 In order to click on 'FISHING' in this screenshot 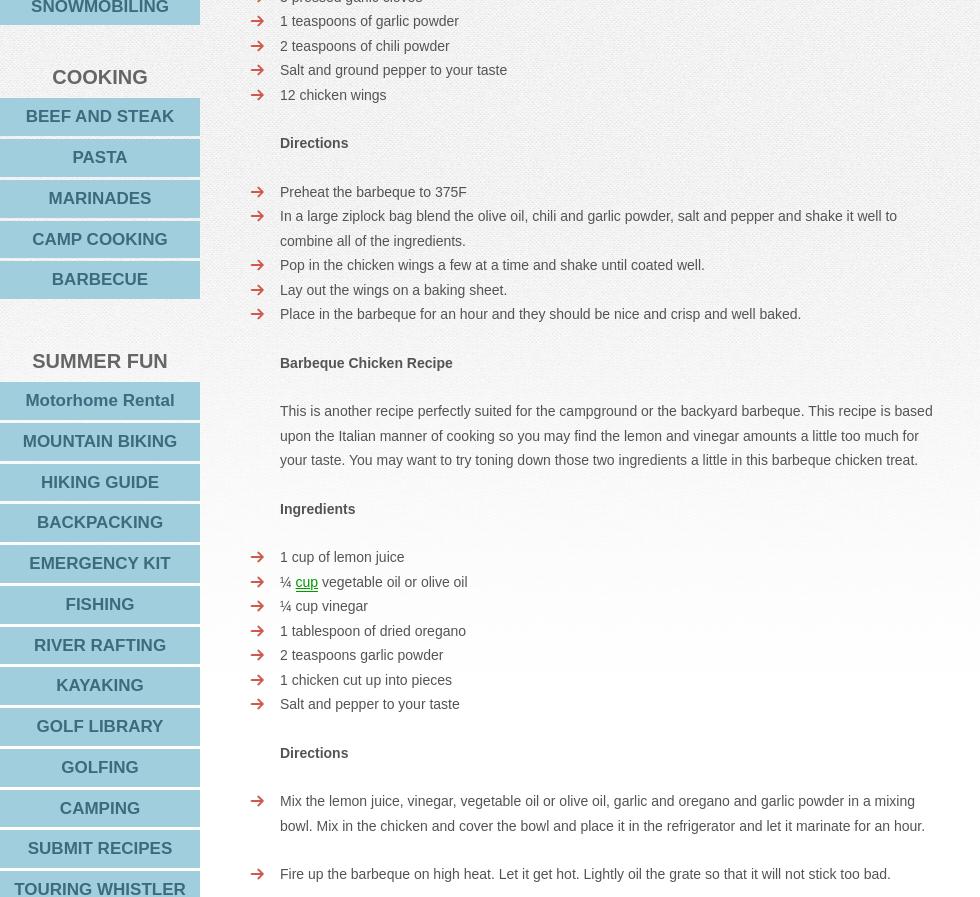, I will do `click(99, 603)`.